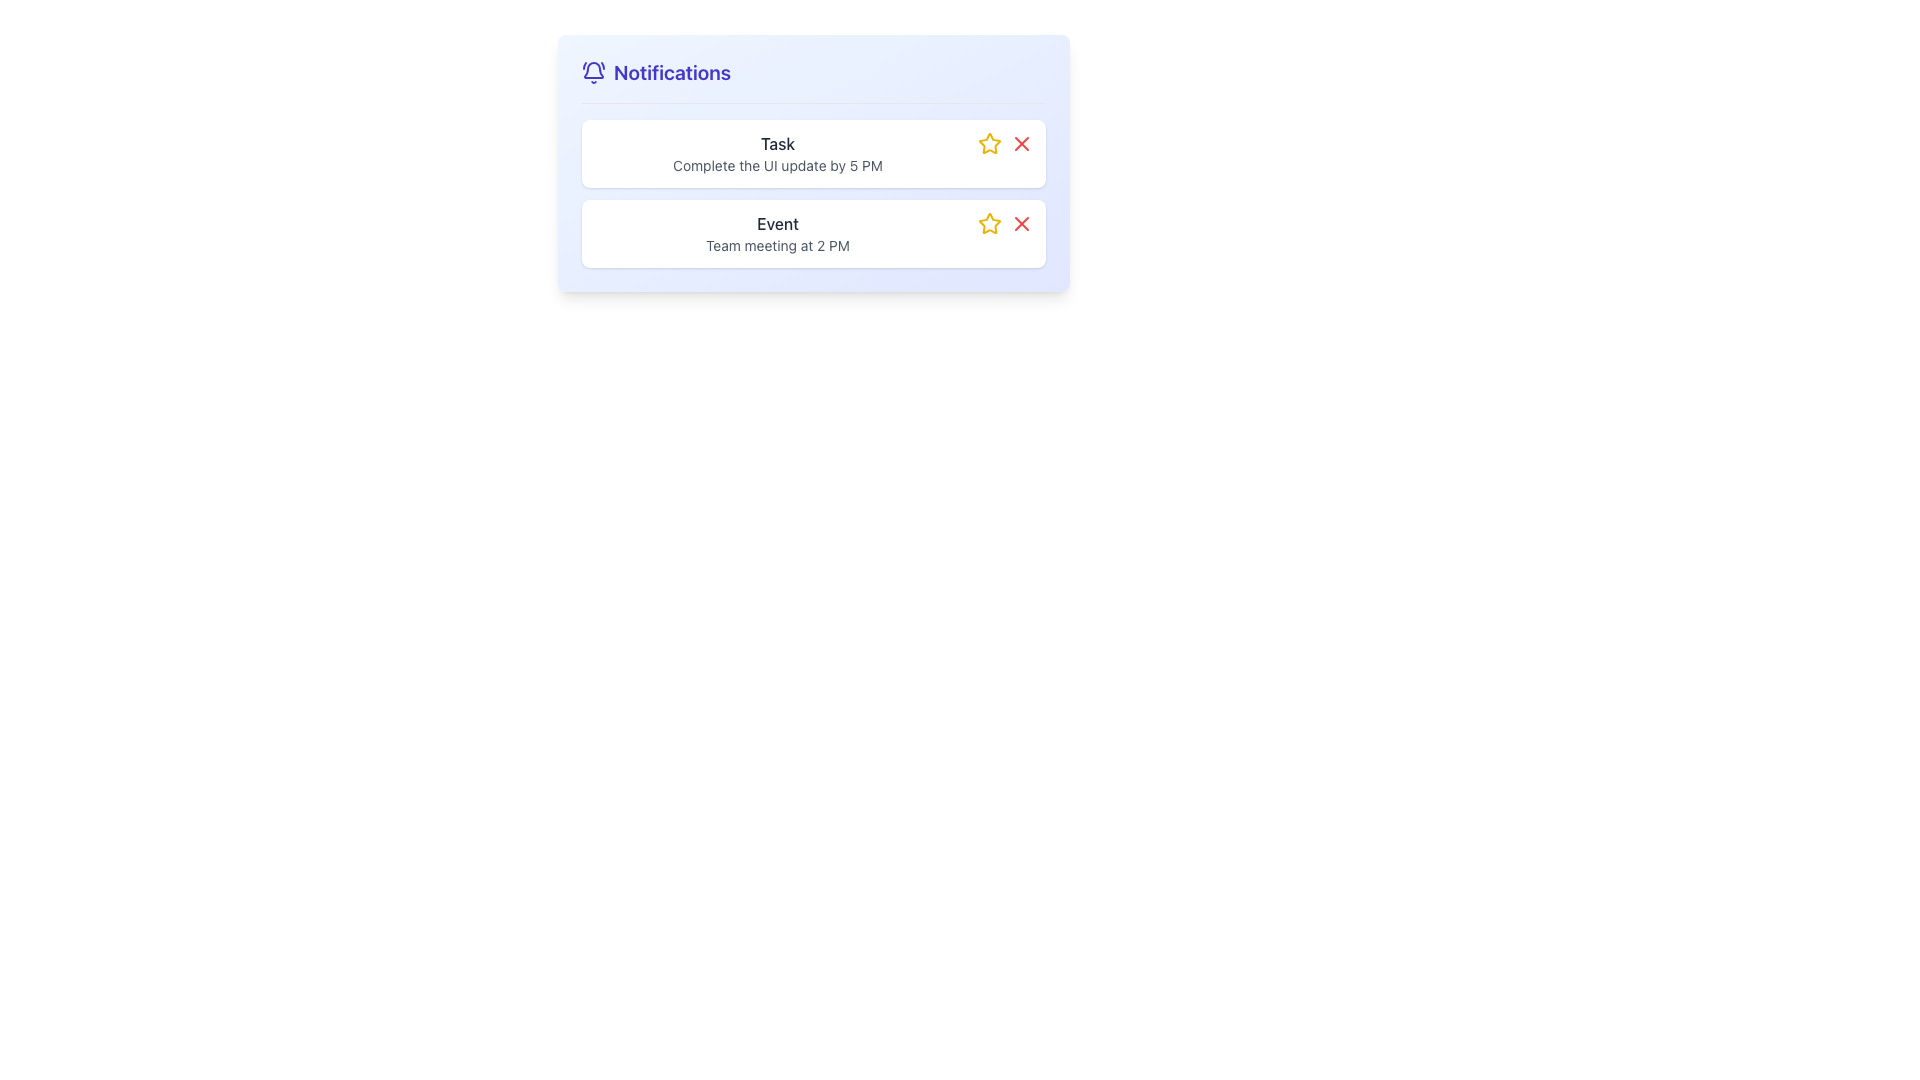 The image size is (1920, 1080). What do you see at coordinates (776, 245) in the screenshot?
I see `the text label that reads 'Team meeting at 2 PM', which is styled with a smaller gray font and positioned beneath the 'Event' title in the notification card layout` at bounding box center [776, 245].